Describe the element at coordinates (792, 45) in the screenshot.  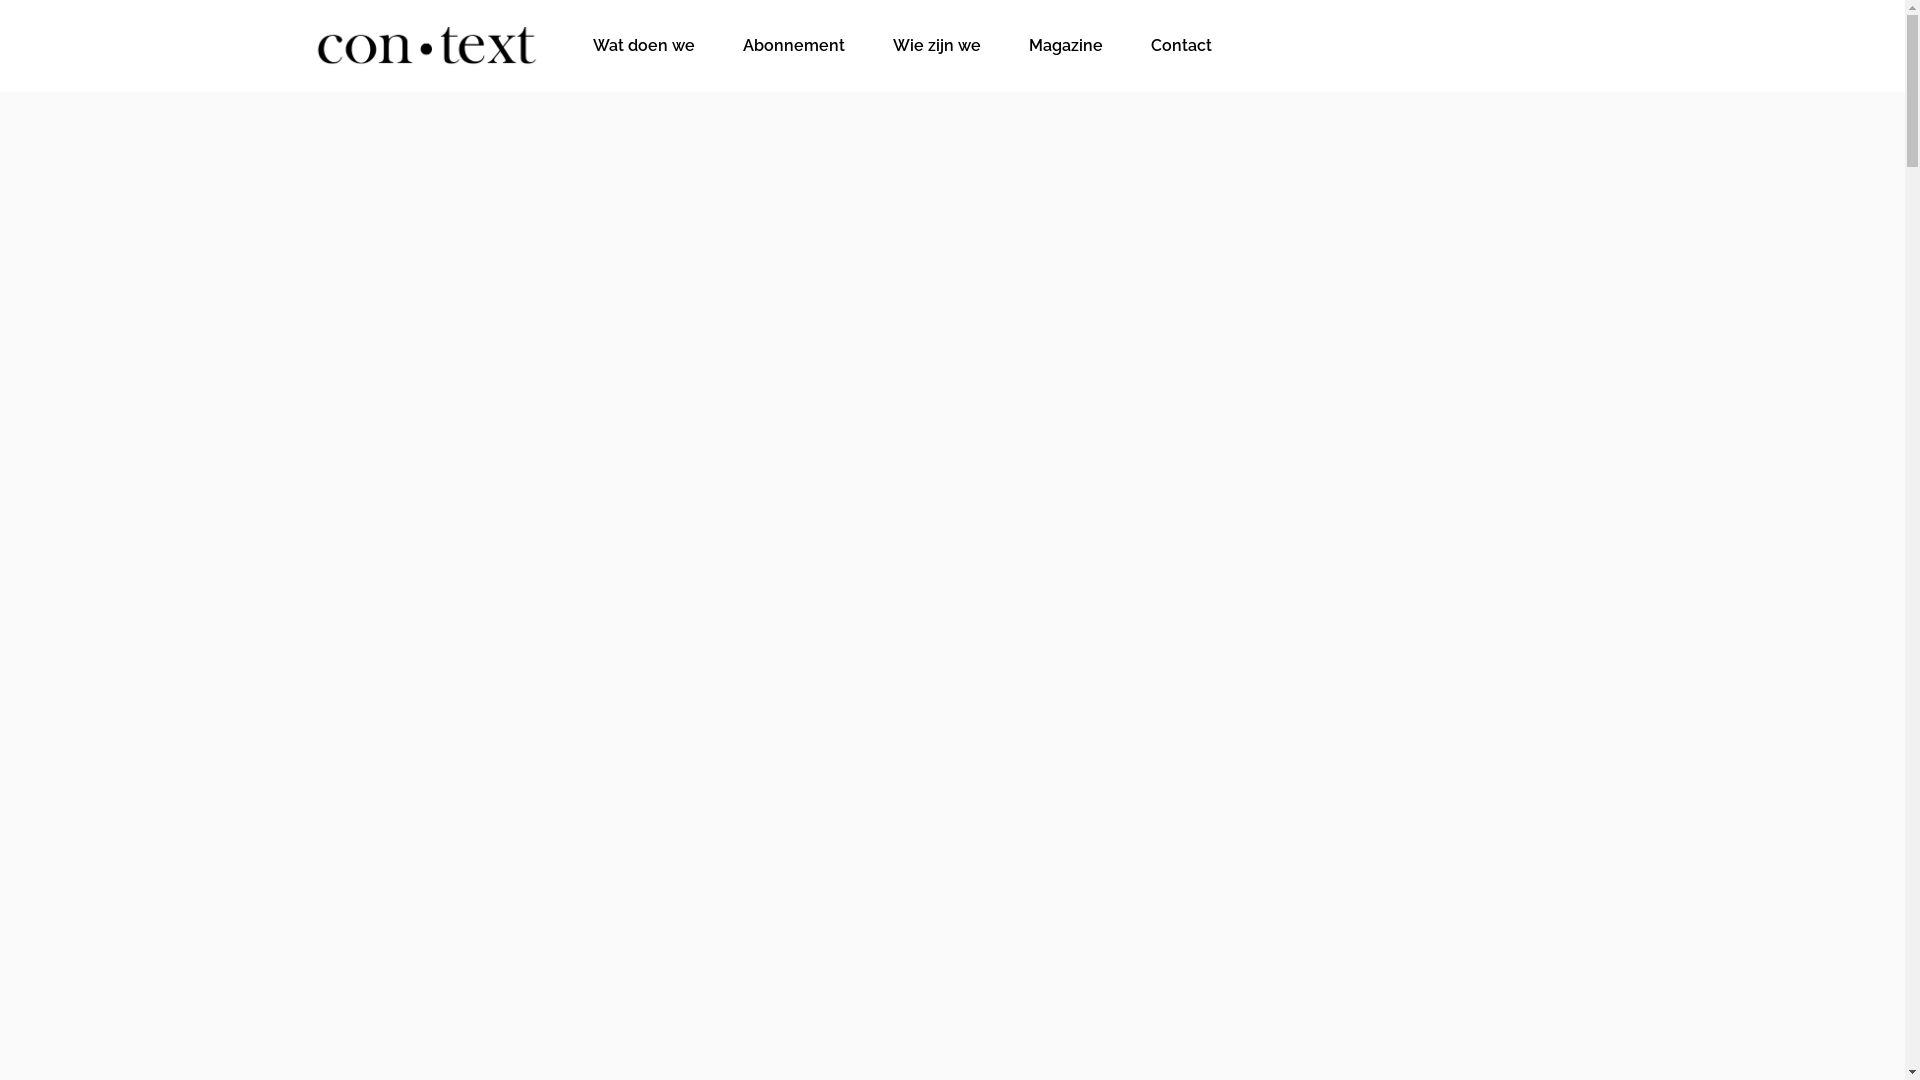
I see `'Abonnement'` at that location.